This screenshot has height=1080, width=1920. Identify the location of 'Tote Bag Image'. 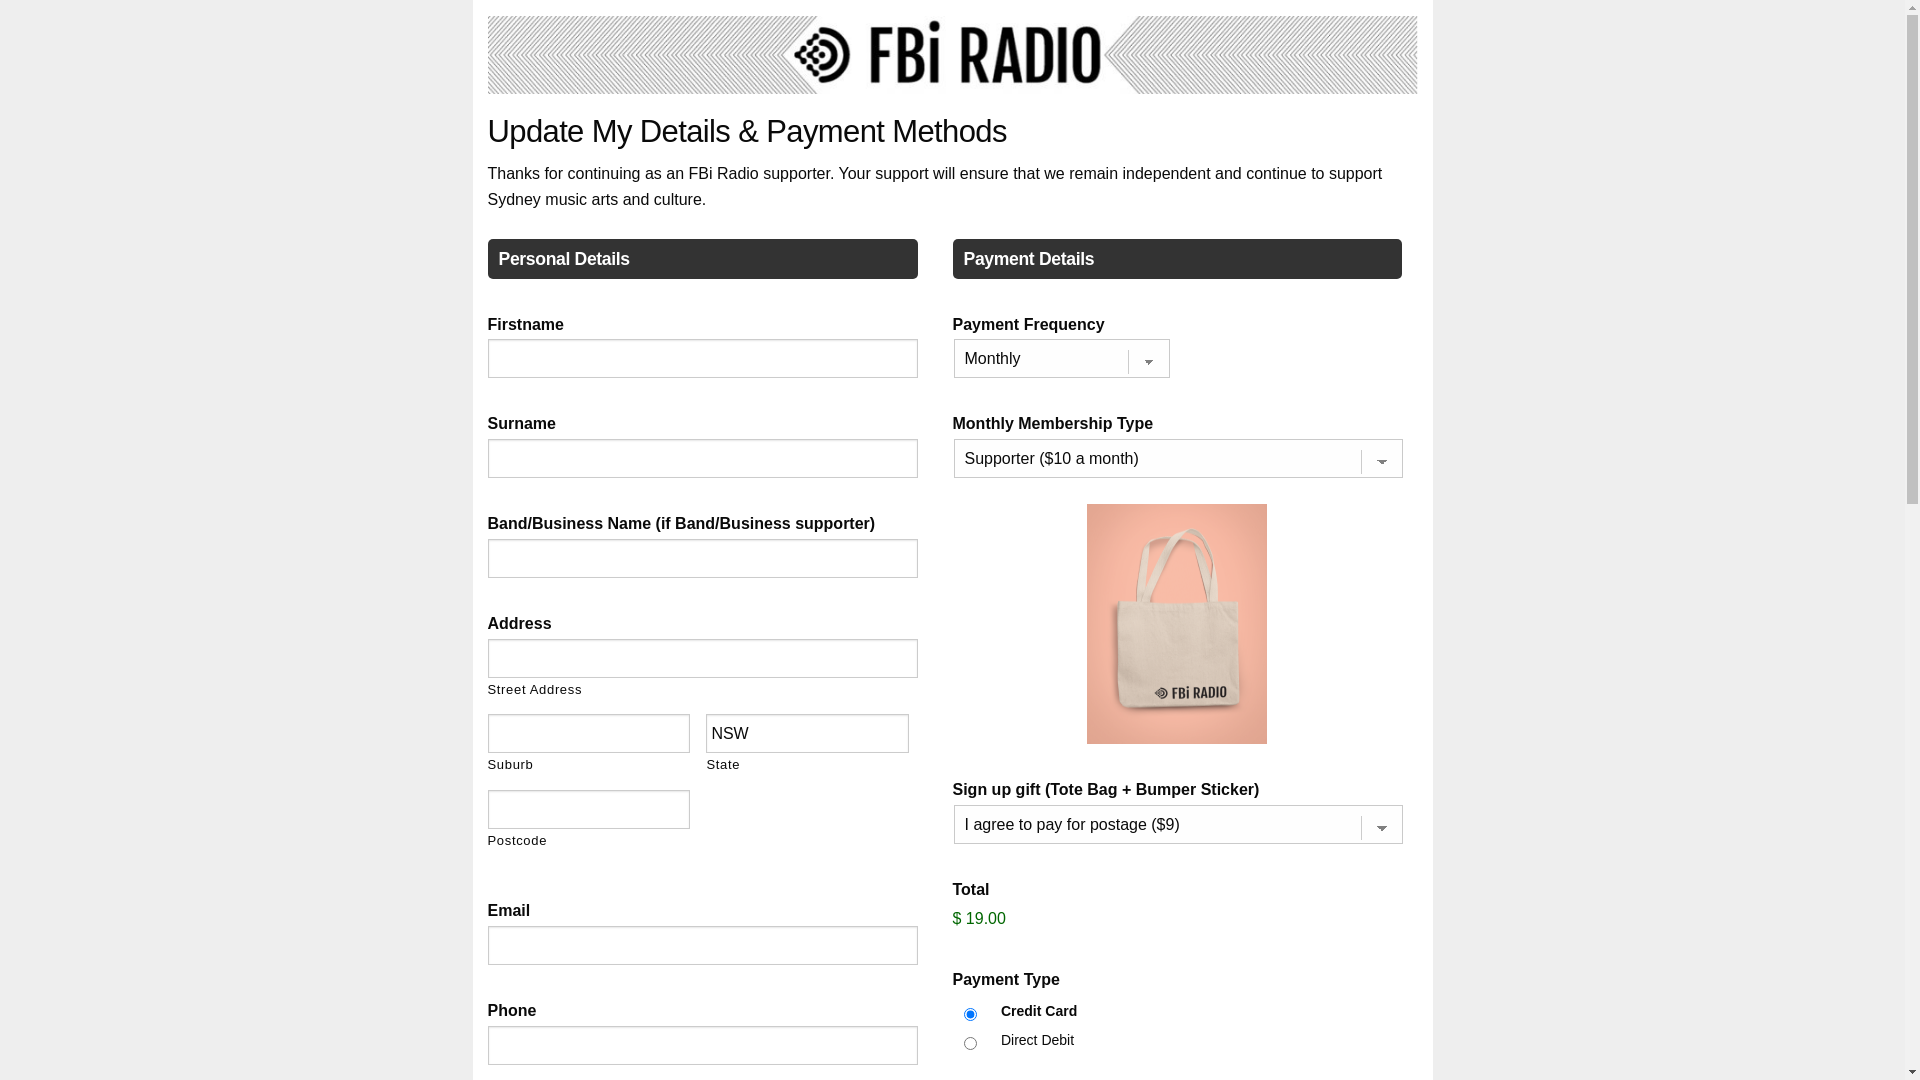
(1176, 623).